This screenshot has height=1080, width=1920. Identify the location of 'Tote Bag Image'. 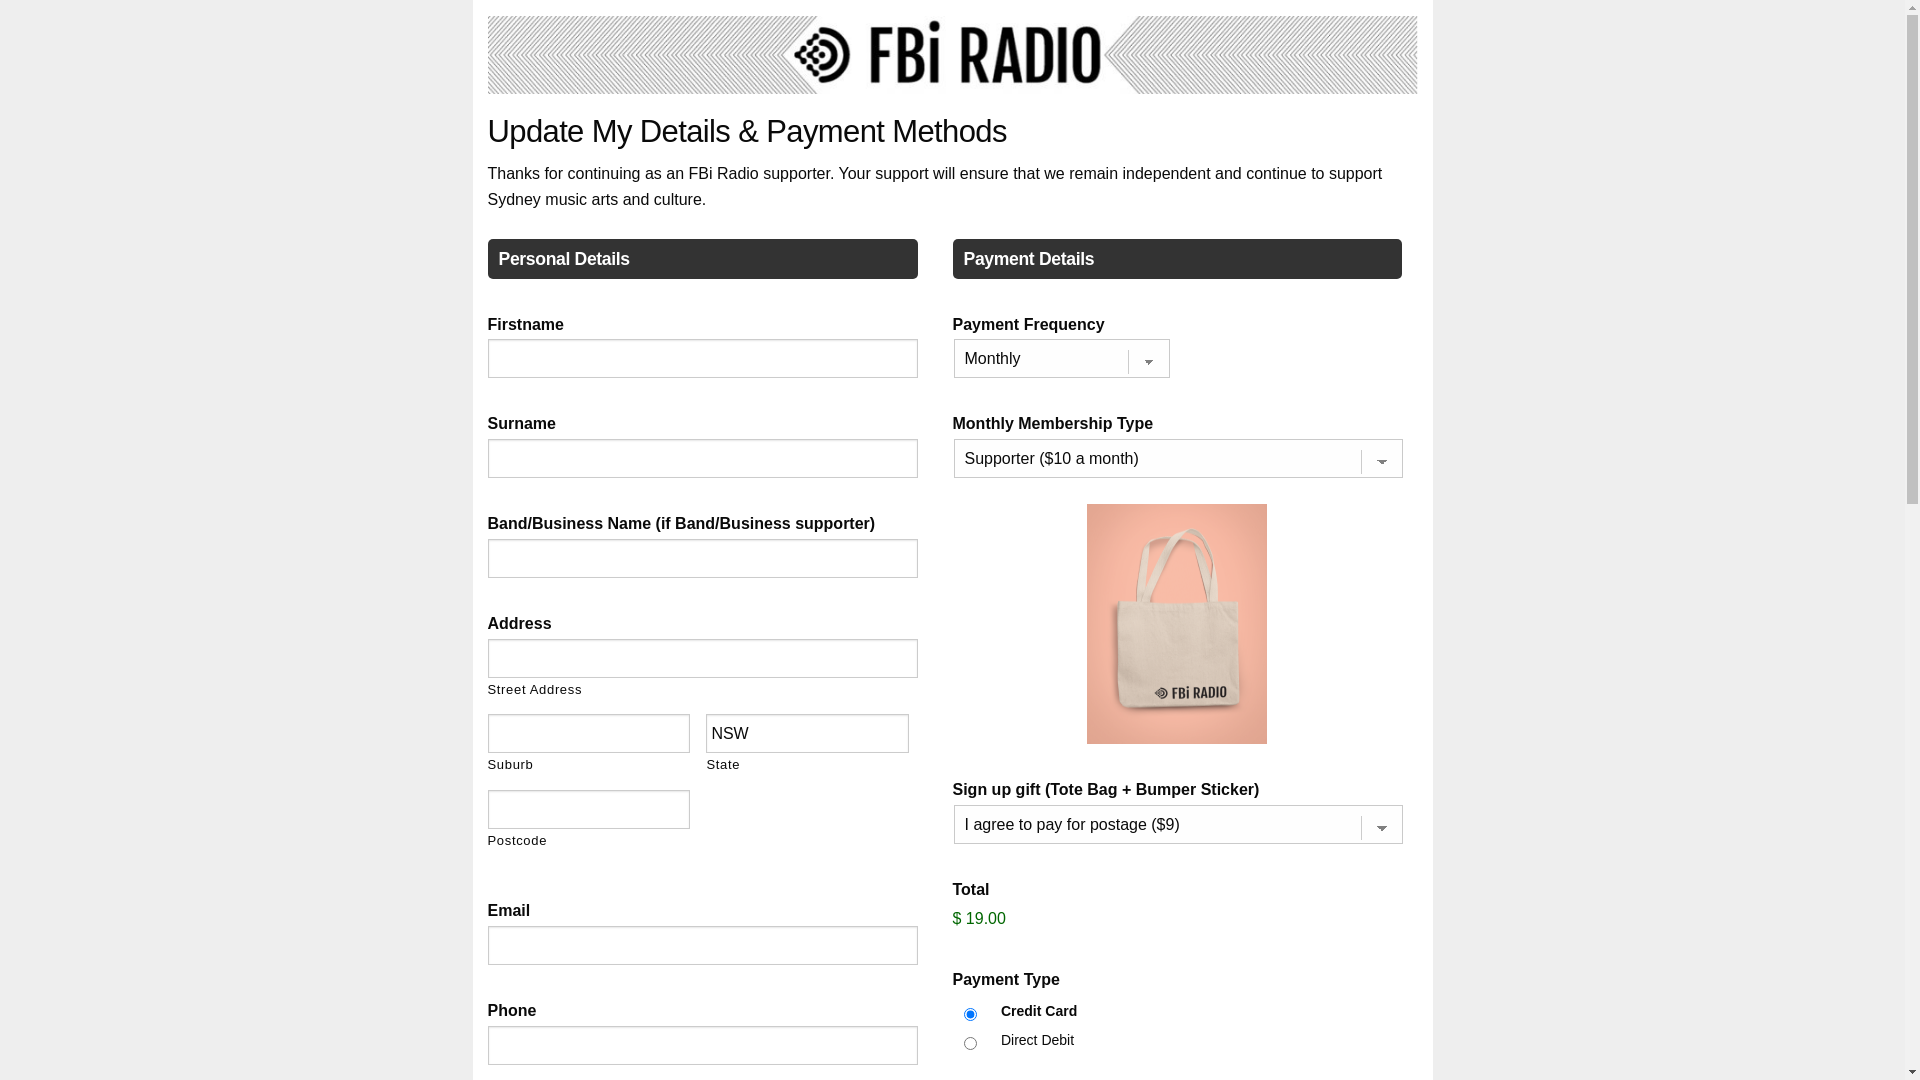
(1176, 623).